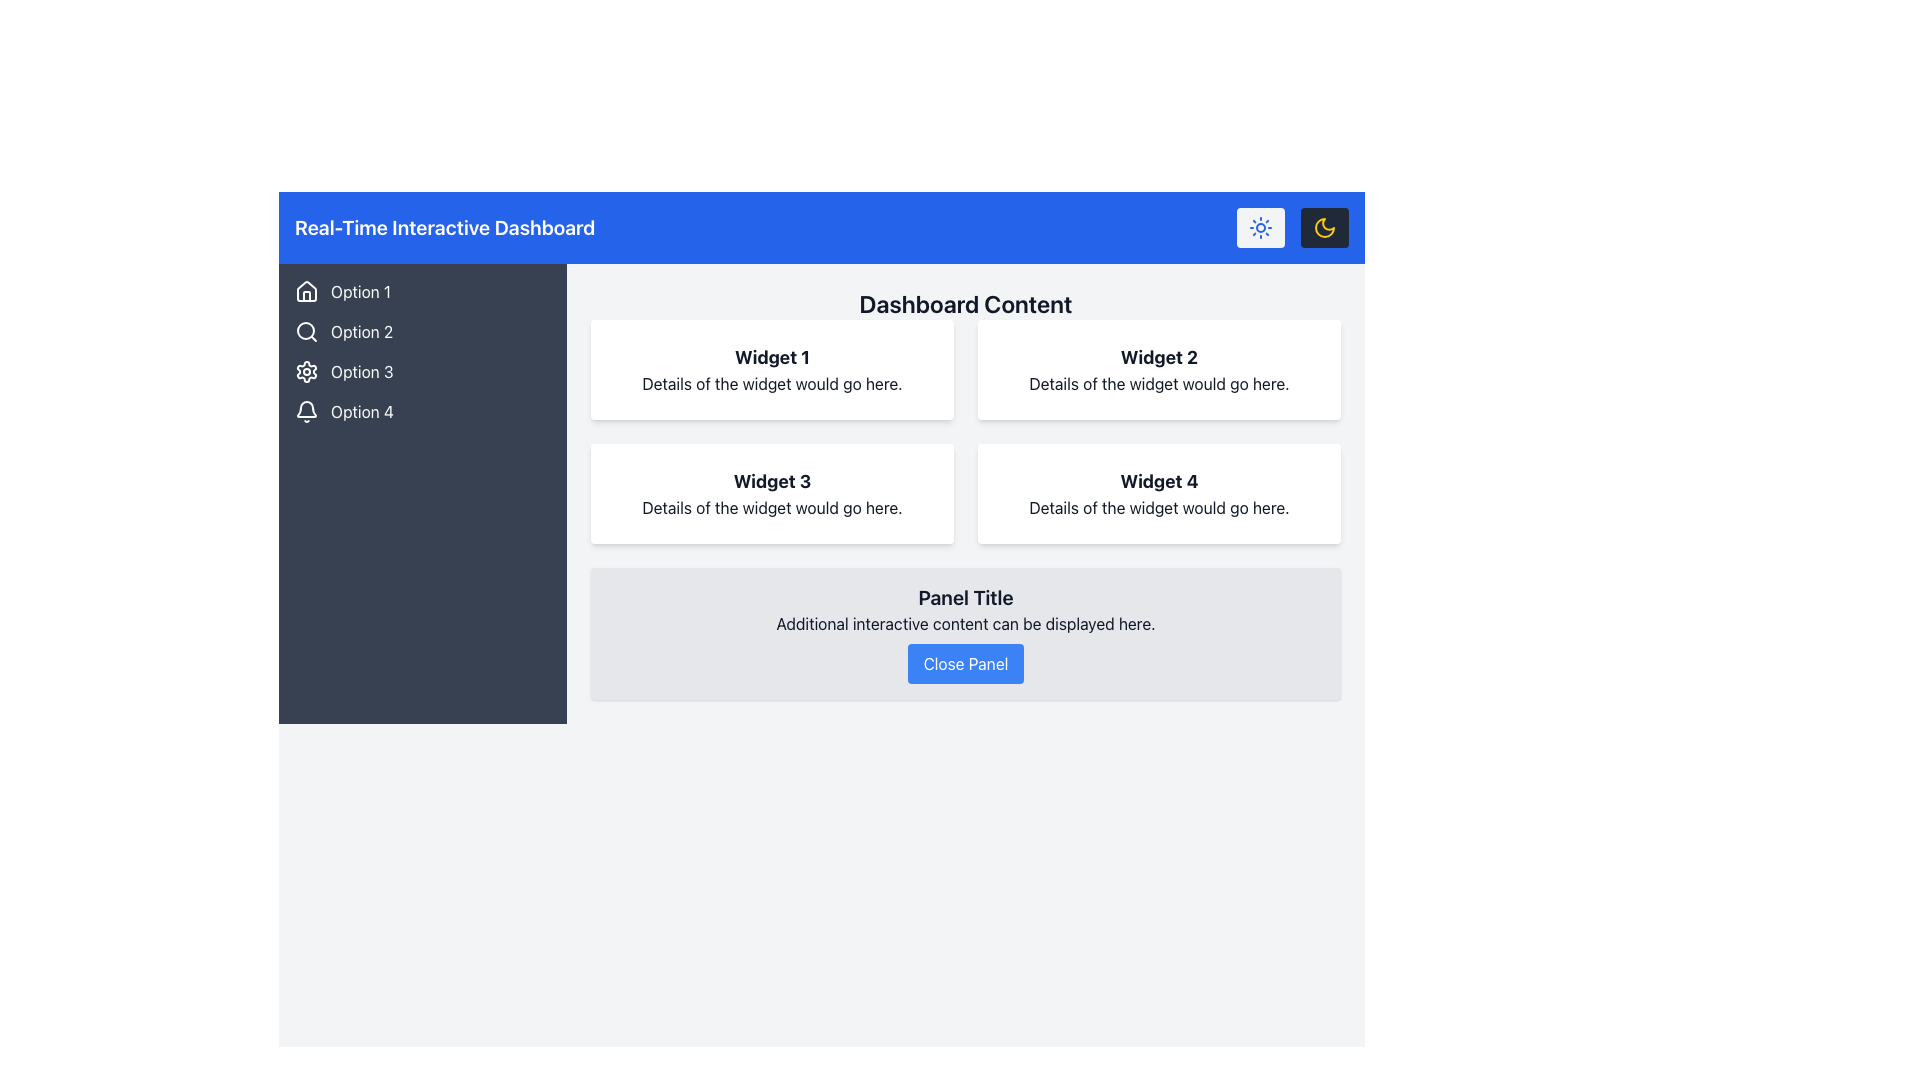 The width and height of the screenshot is (1920, 1080). I want to click on the crescent moon icon in the top-right corner of the interface, so click(1324, 226).